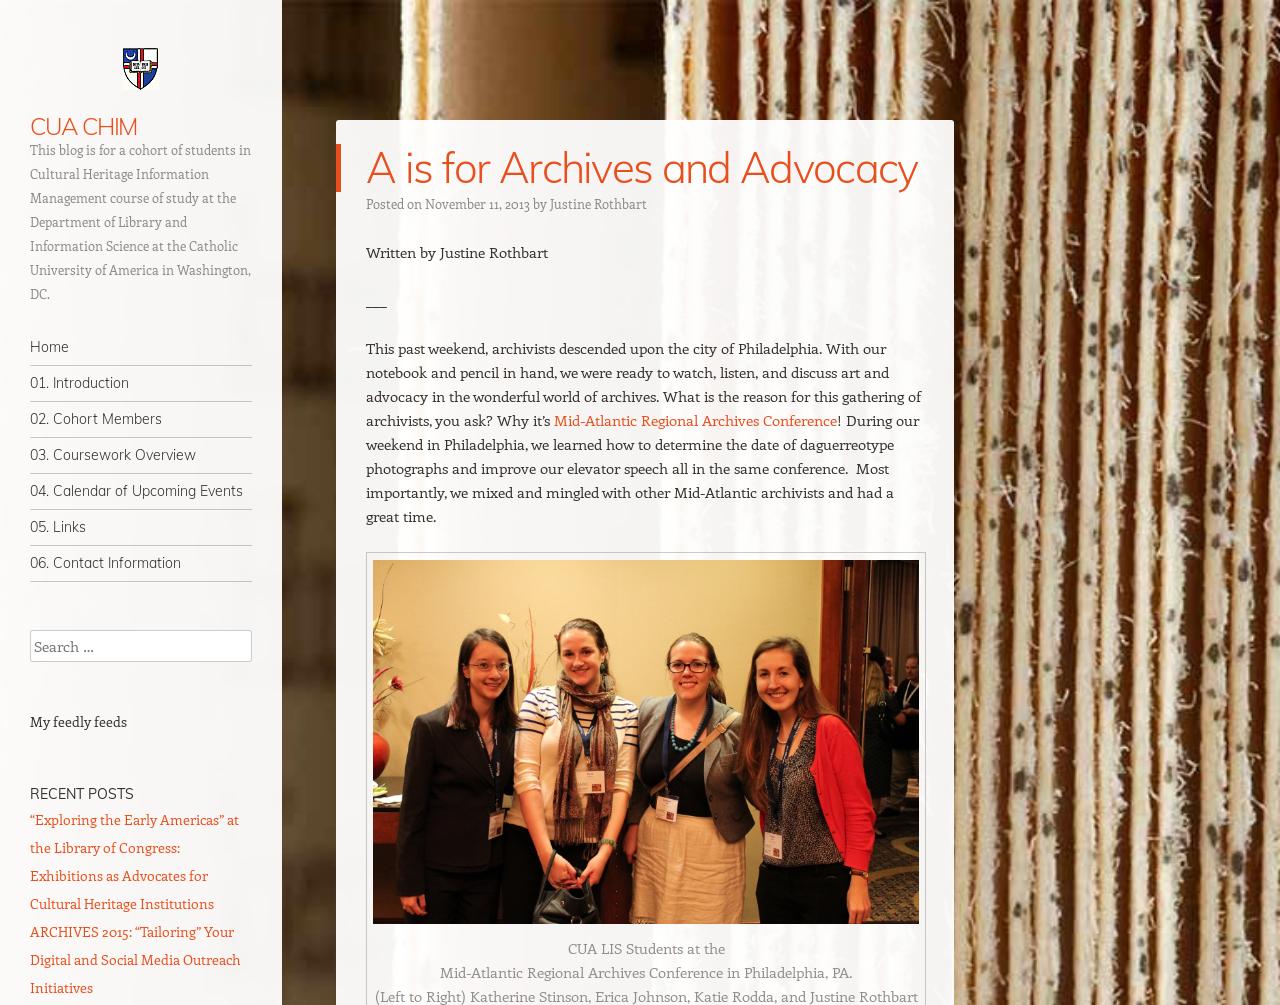  I want to click on '04. Calendar of Upcoming Events', so click(29, 491).